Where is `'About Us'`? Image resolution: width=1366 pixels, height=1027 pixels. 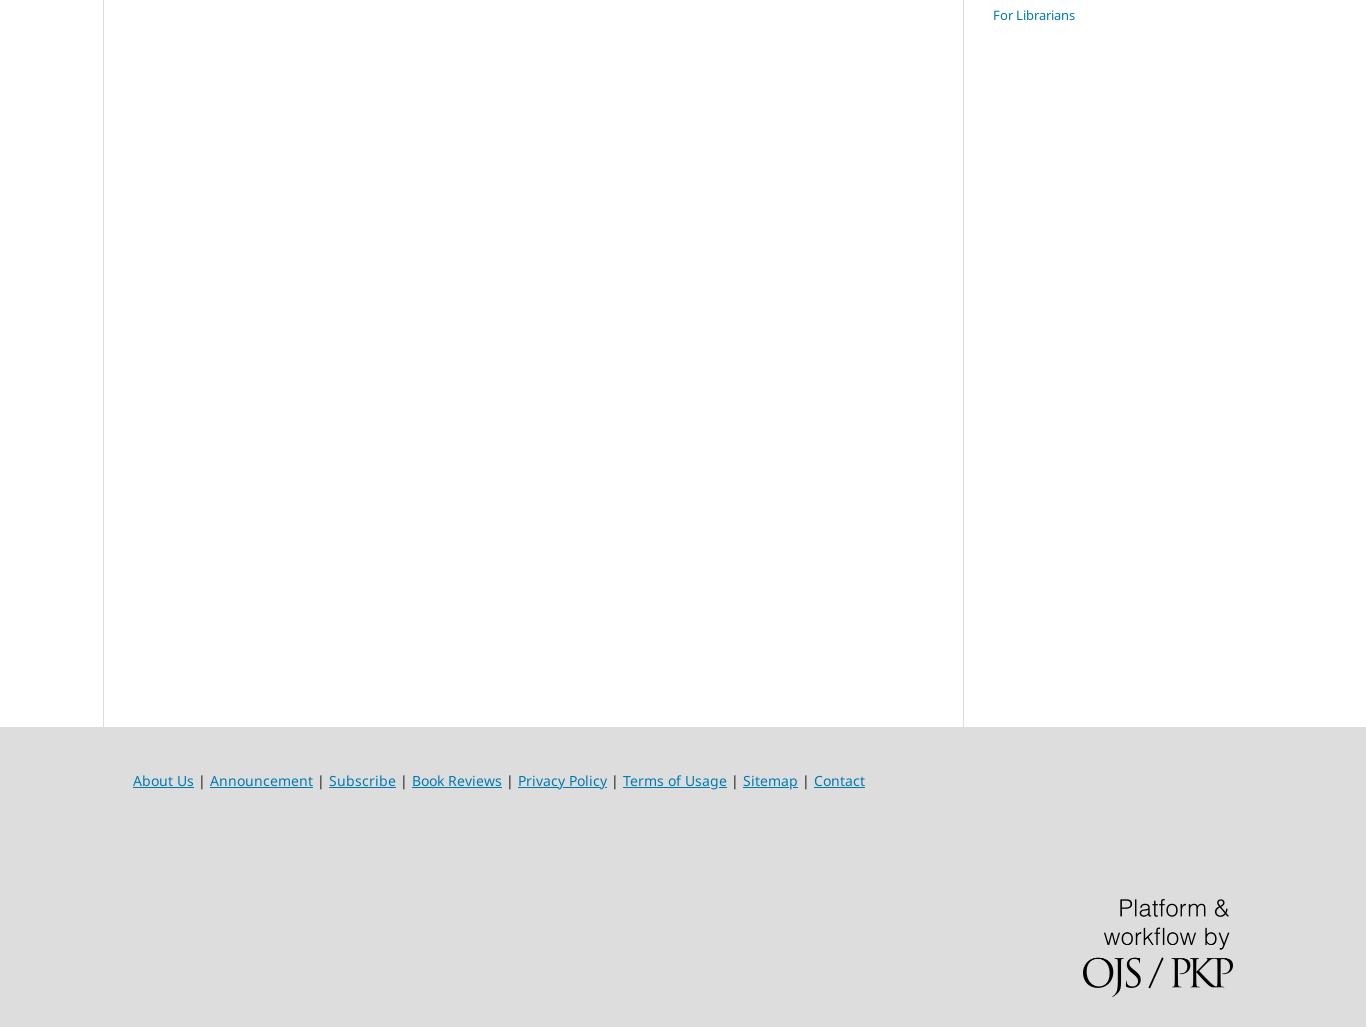 'About Us' is located at coordinates (162, 779).